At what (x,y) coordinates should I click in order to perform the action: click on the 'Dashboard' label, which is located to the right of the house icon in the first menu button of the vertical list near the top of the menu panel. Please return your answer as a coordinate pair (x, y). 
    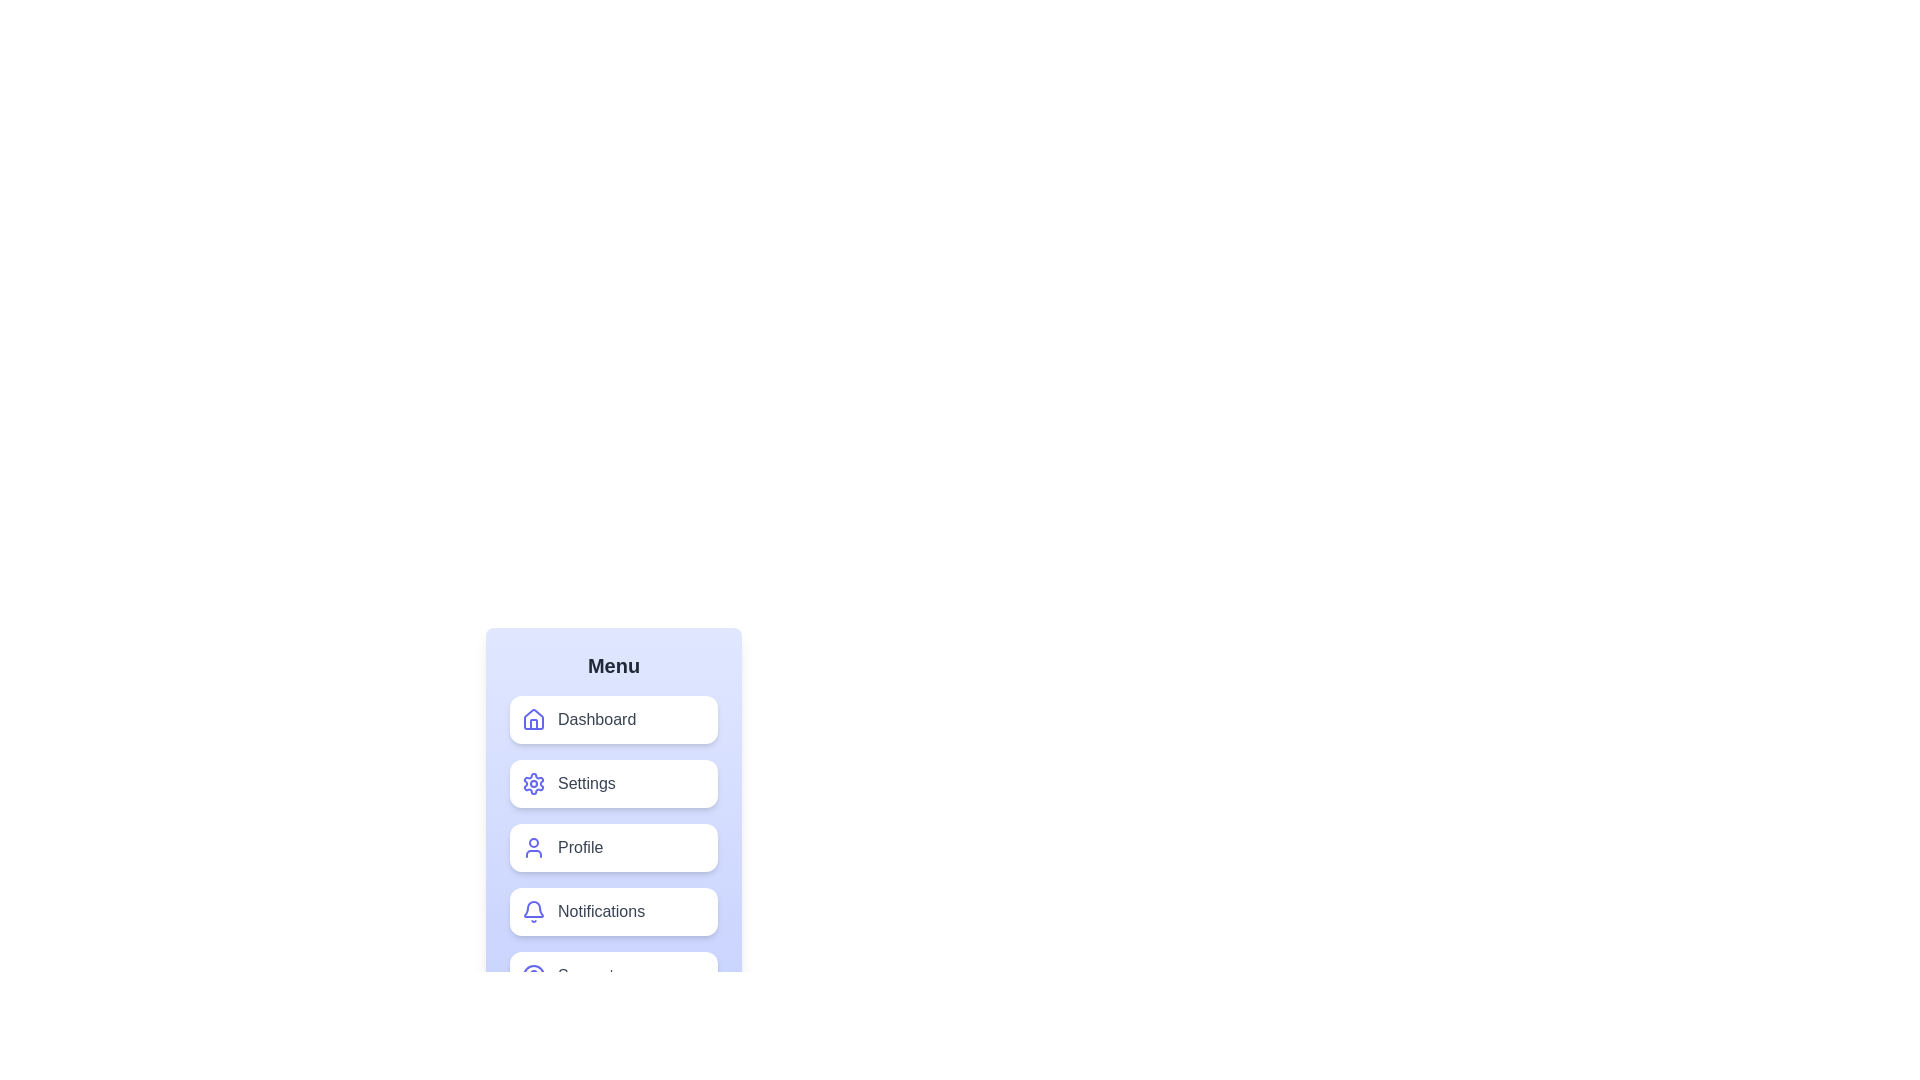
    Looking at the image, I should click on (596, 720).